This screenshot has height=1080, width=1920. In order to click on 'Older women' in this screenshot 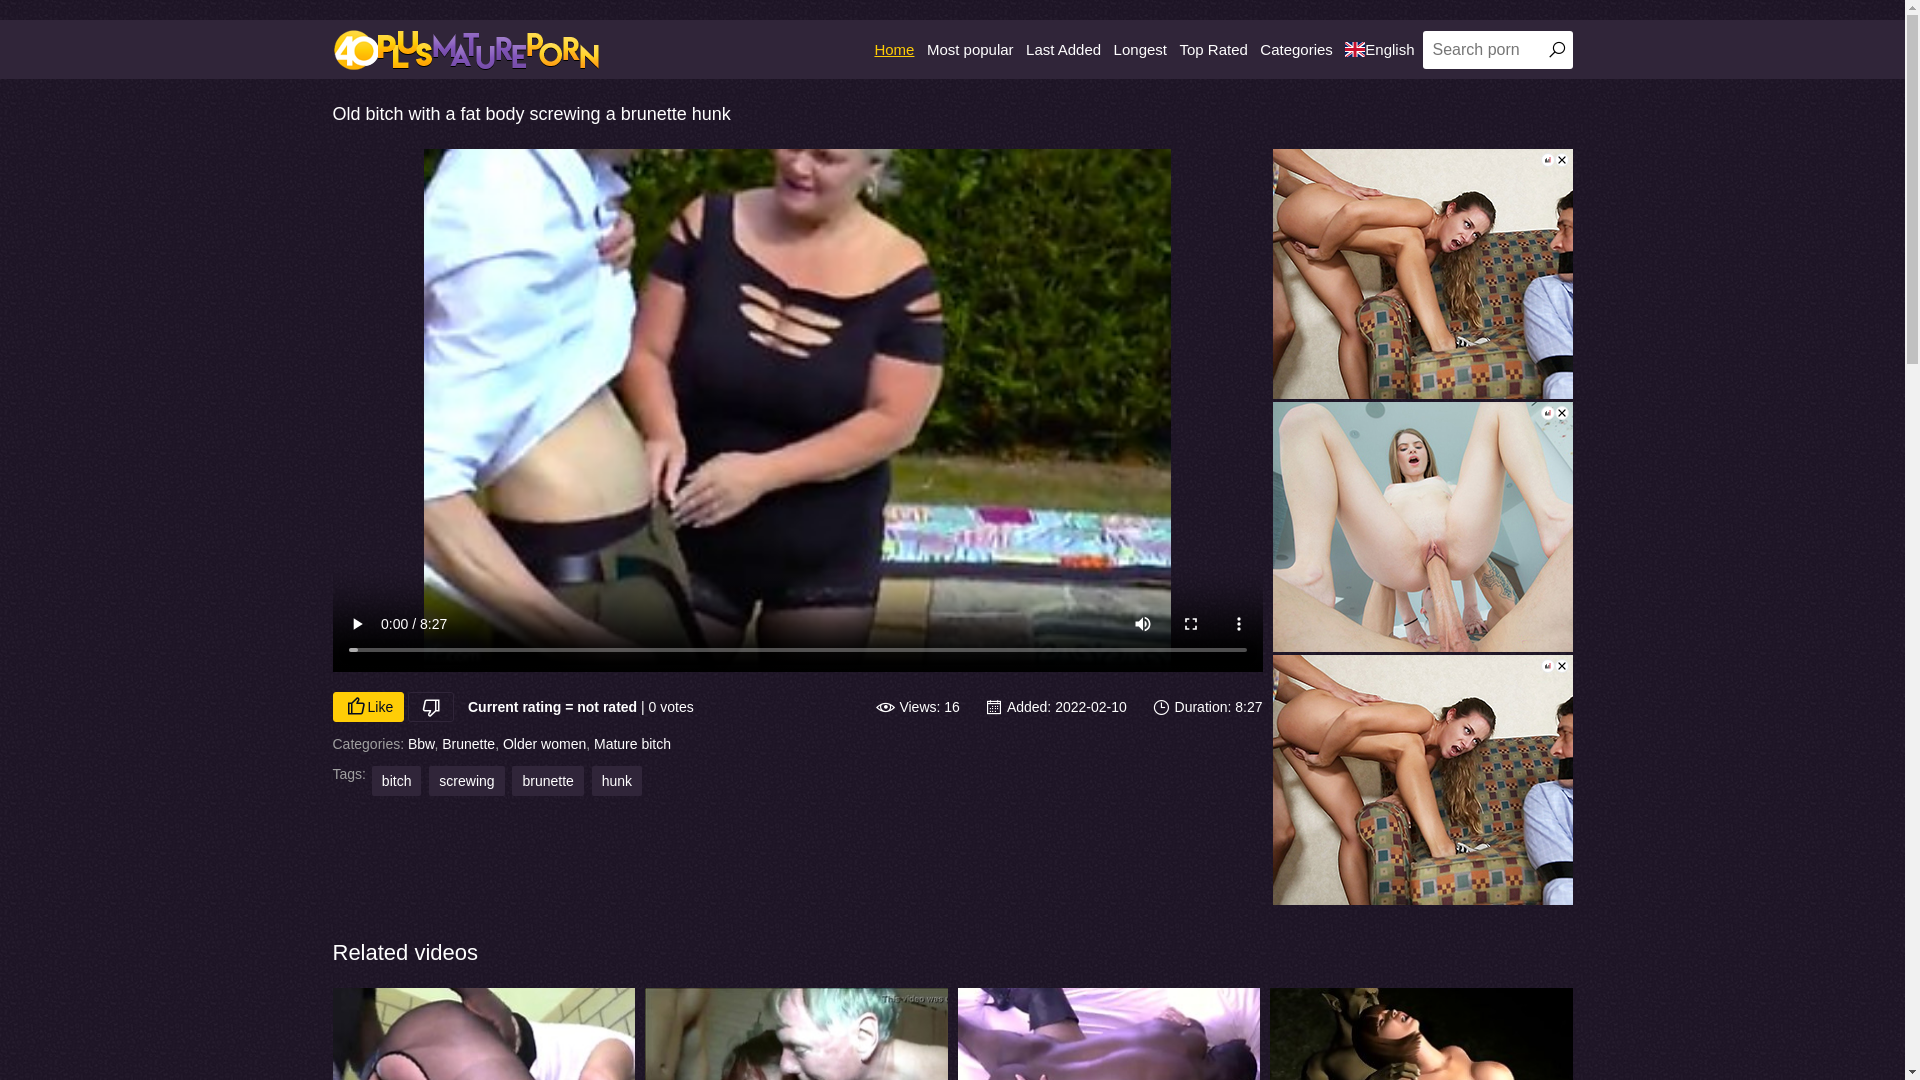, I will do `click(544, 744)`.